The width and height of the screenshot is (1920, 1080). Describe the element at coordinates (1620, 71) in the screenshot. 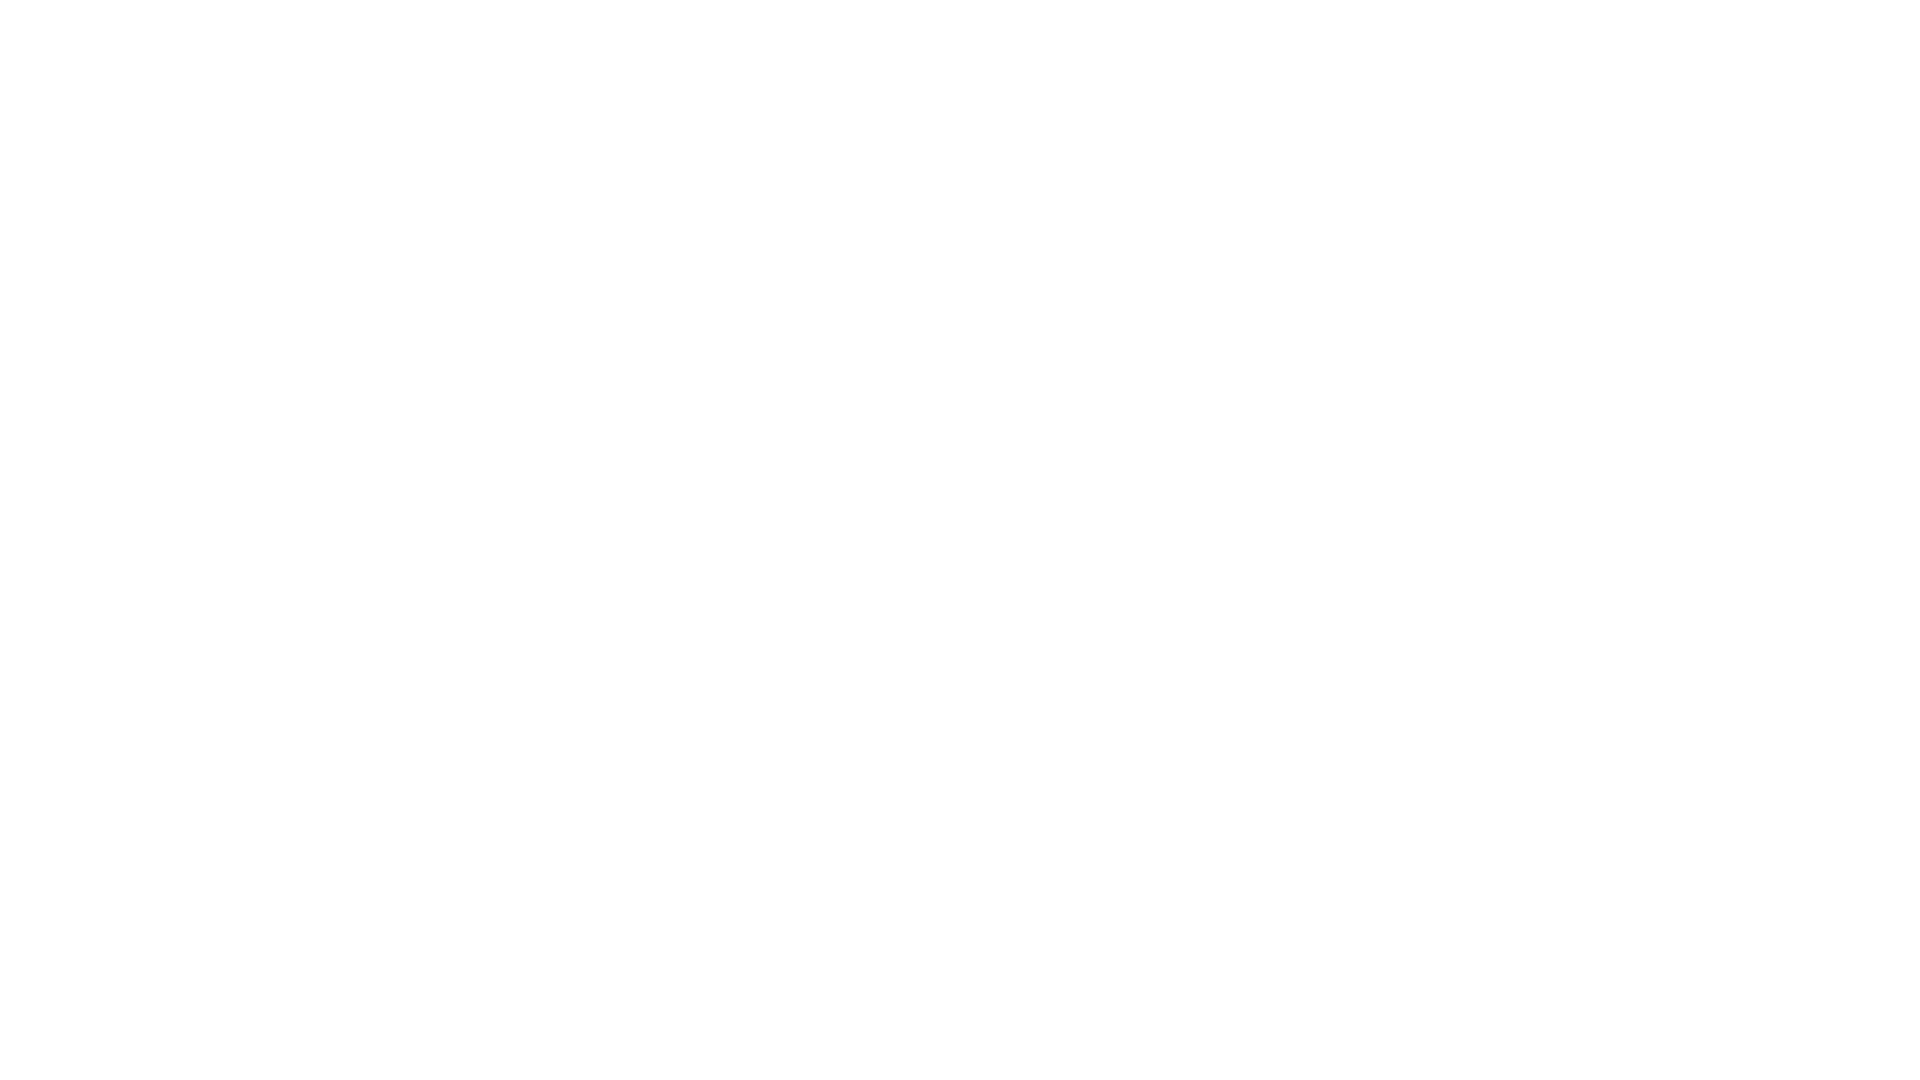

I see `View bag items` at that location.